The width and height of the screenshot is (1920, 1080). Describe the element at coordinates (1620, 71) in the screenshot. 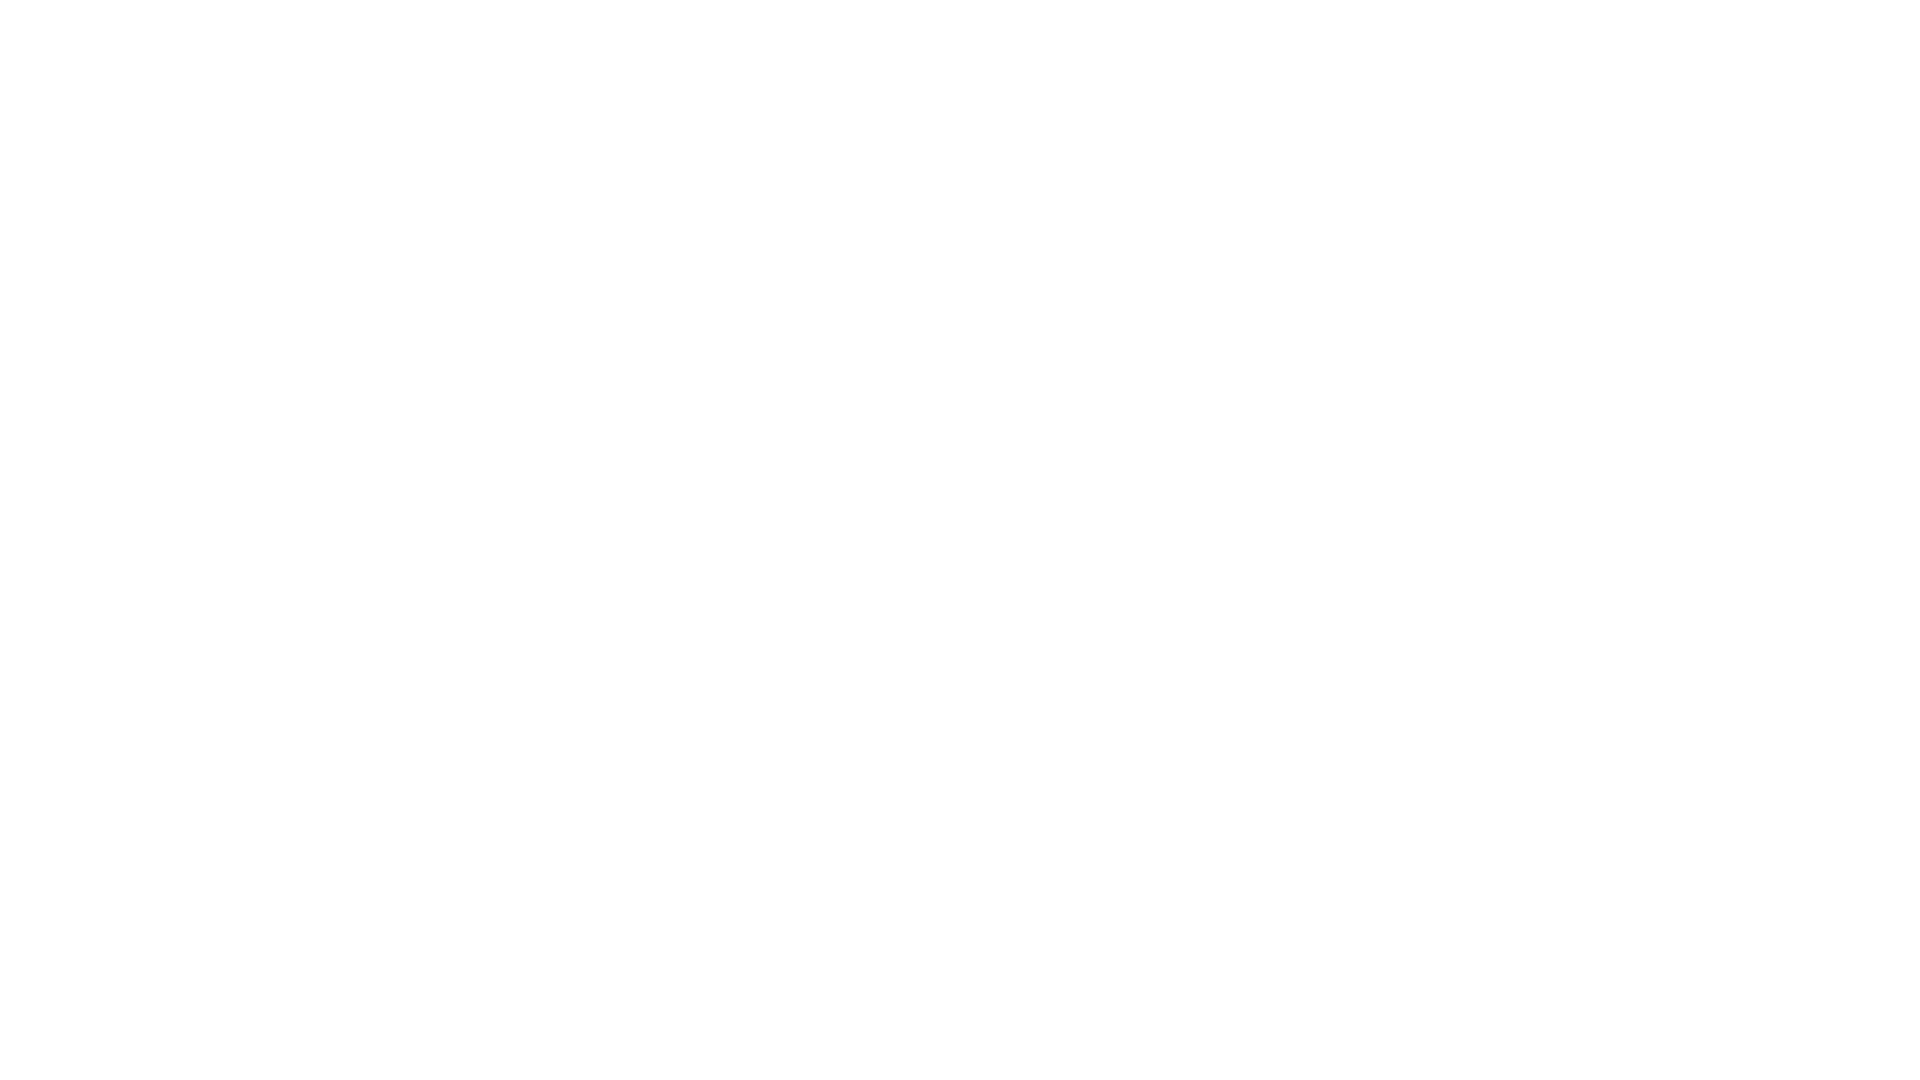

I see `View bag items` at that location.